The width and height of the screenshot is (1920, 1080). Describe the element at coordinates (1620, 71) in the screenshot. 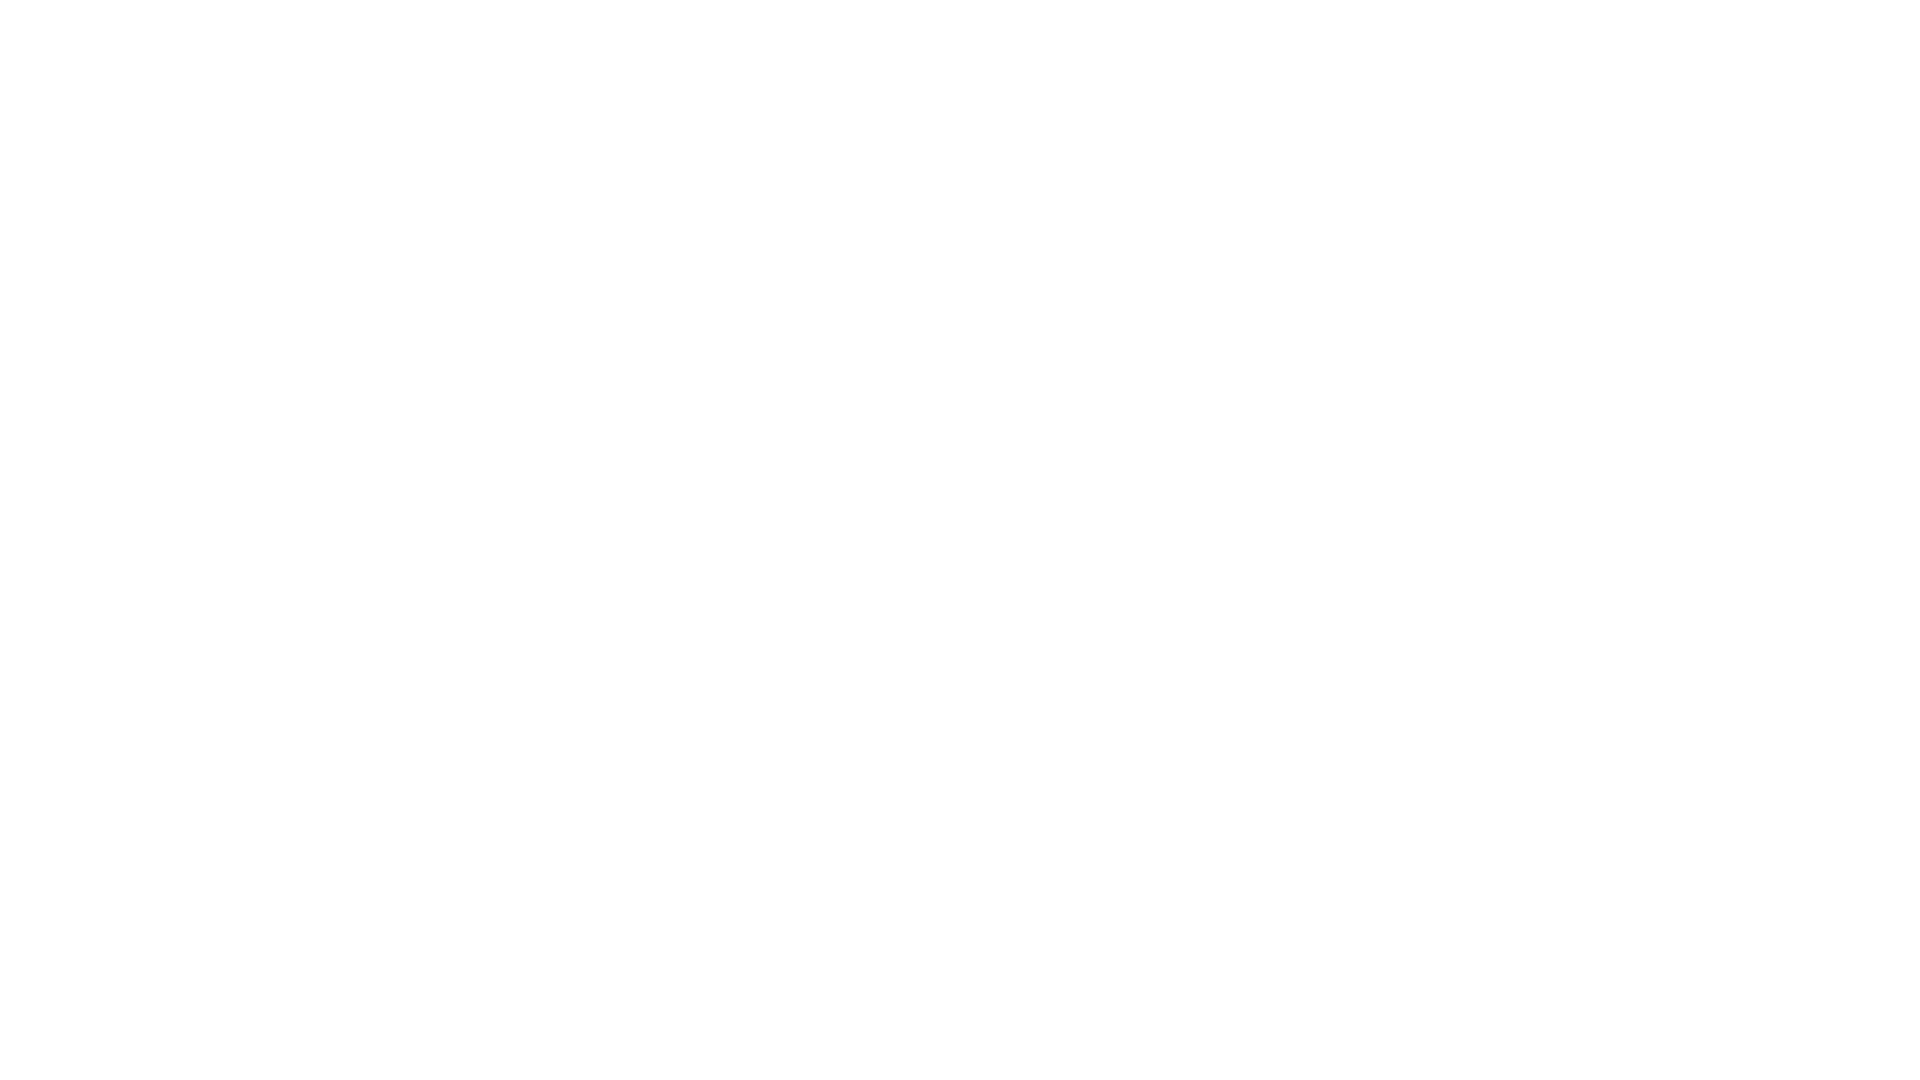

I see `View bag items` at that location.